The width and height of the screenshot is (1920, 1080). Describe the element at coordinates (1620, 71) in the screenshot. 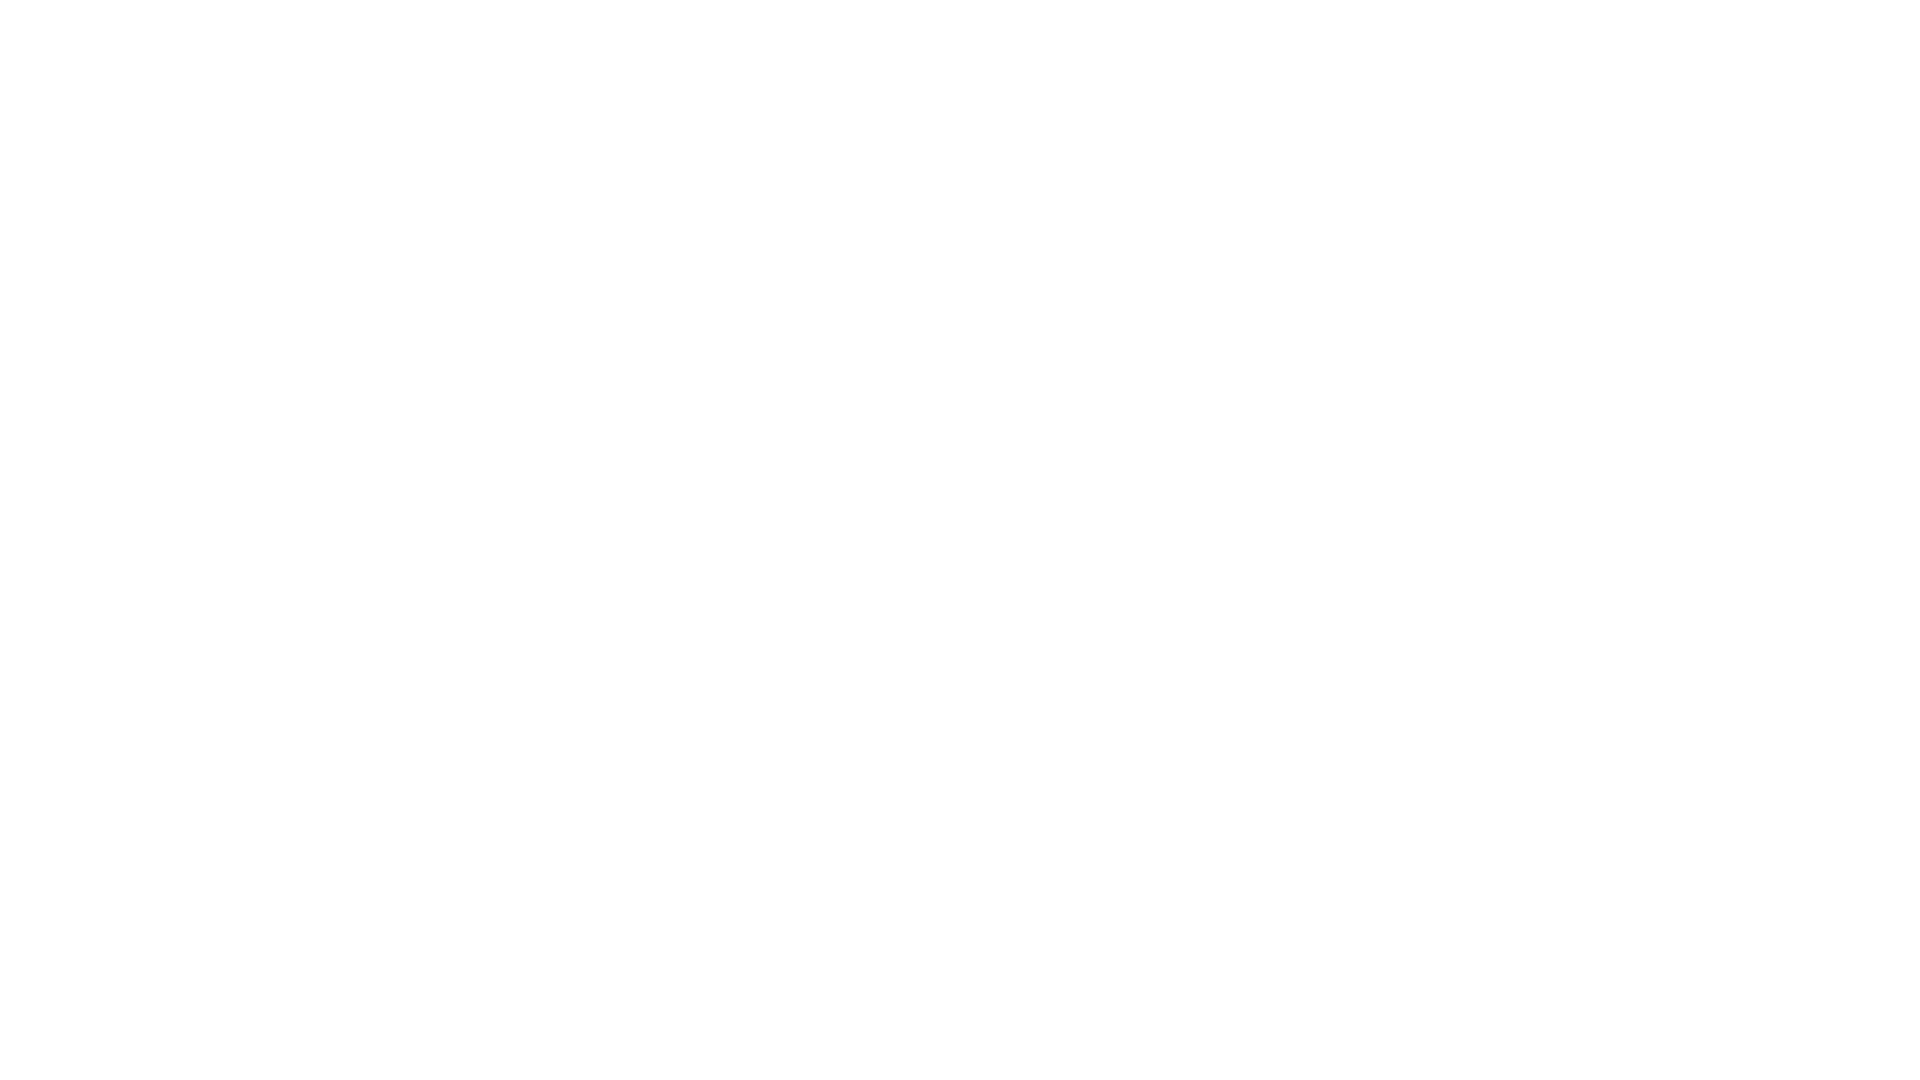

I see `View bag items` at that location.